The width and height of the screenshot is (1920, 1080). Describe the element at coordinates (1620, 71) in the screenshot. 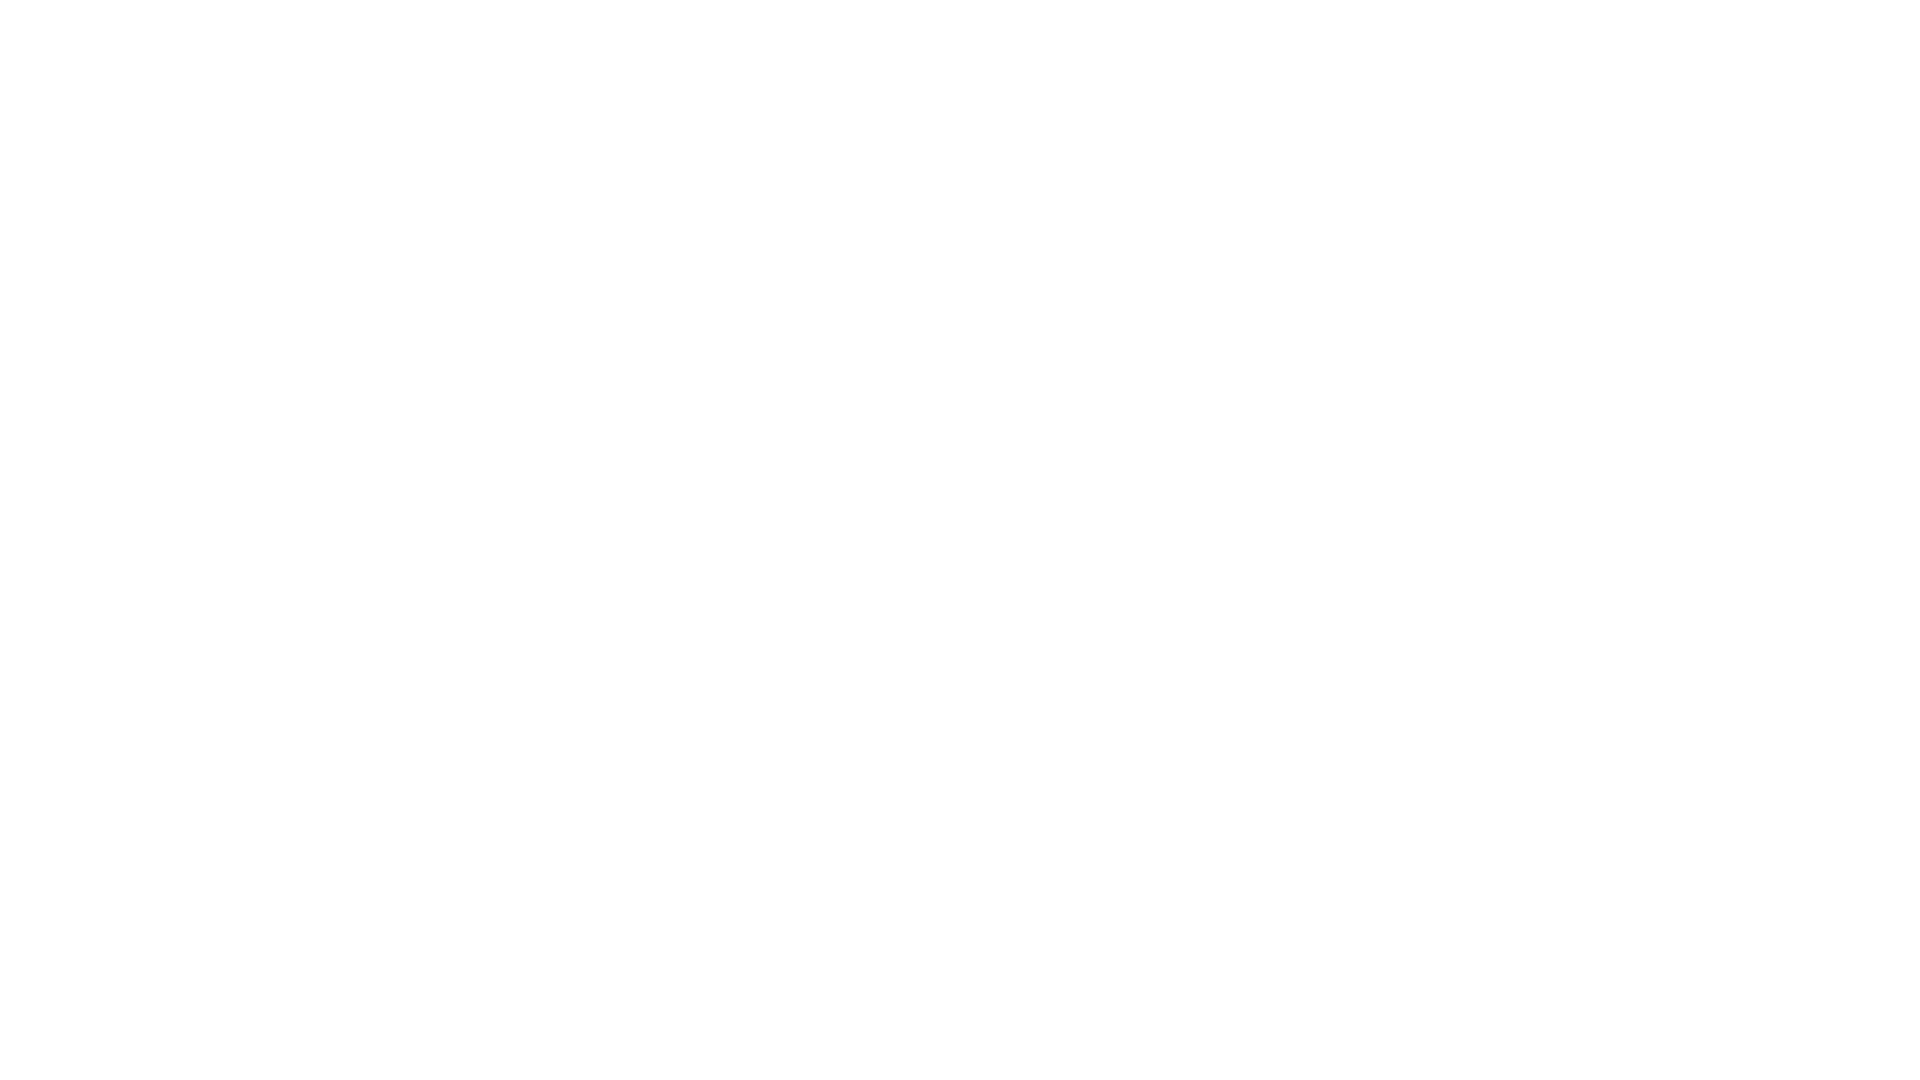

I see `View bag items` at that location.